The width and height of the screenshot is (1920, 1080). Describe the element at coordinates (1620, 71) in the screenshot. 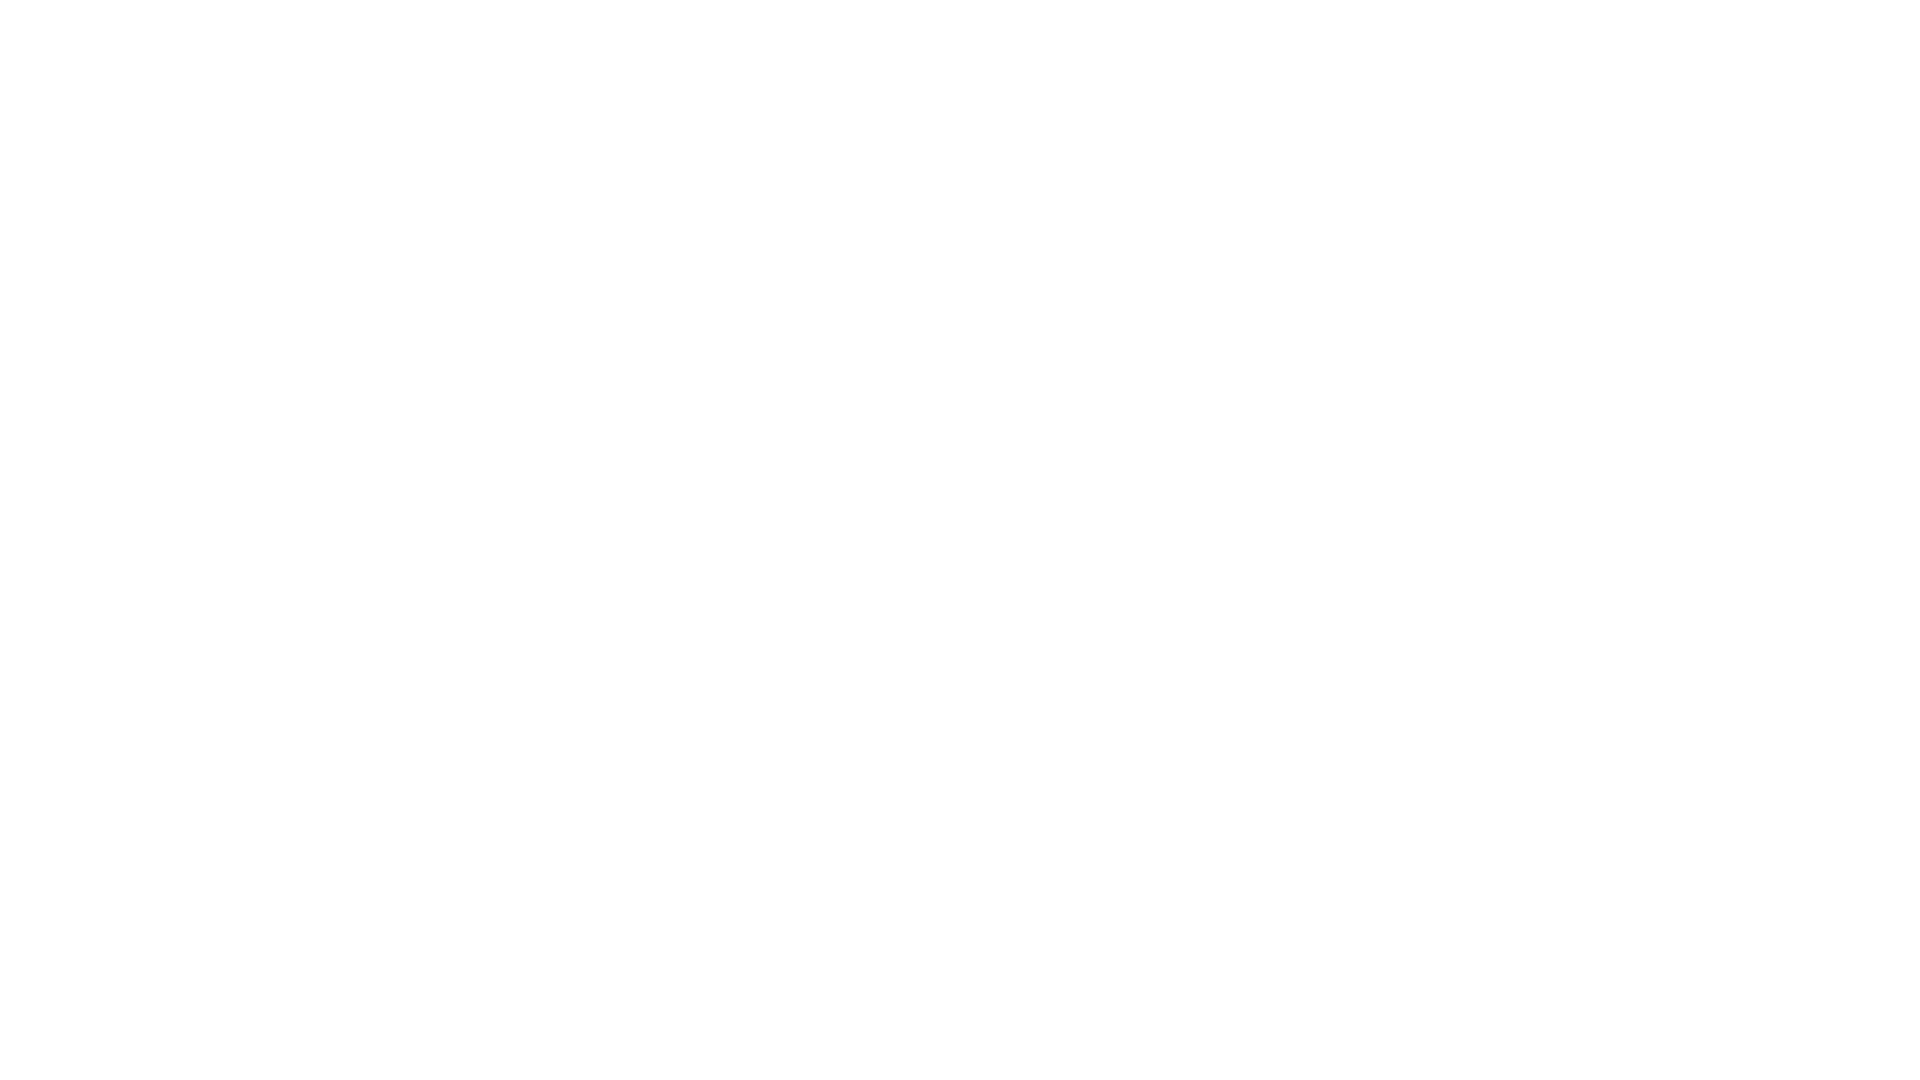

I see `View bag items` at that location.